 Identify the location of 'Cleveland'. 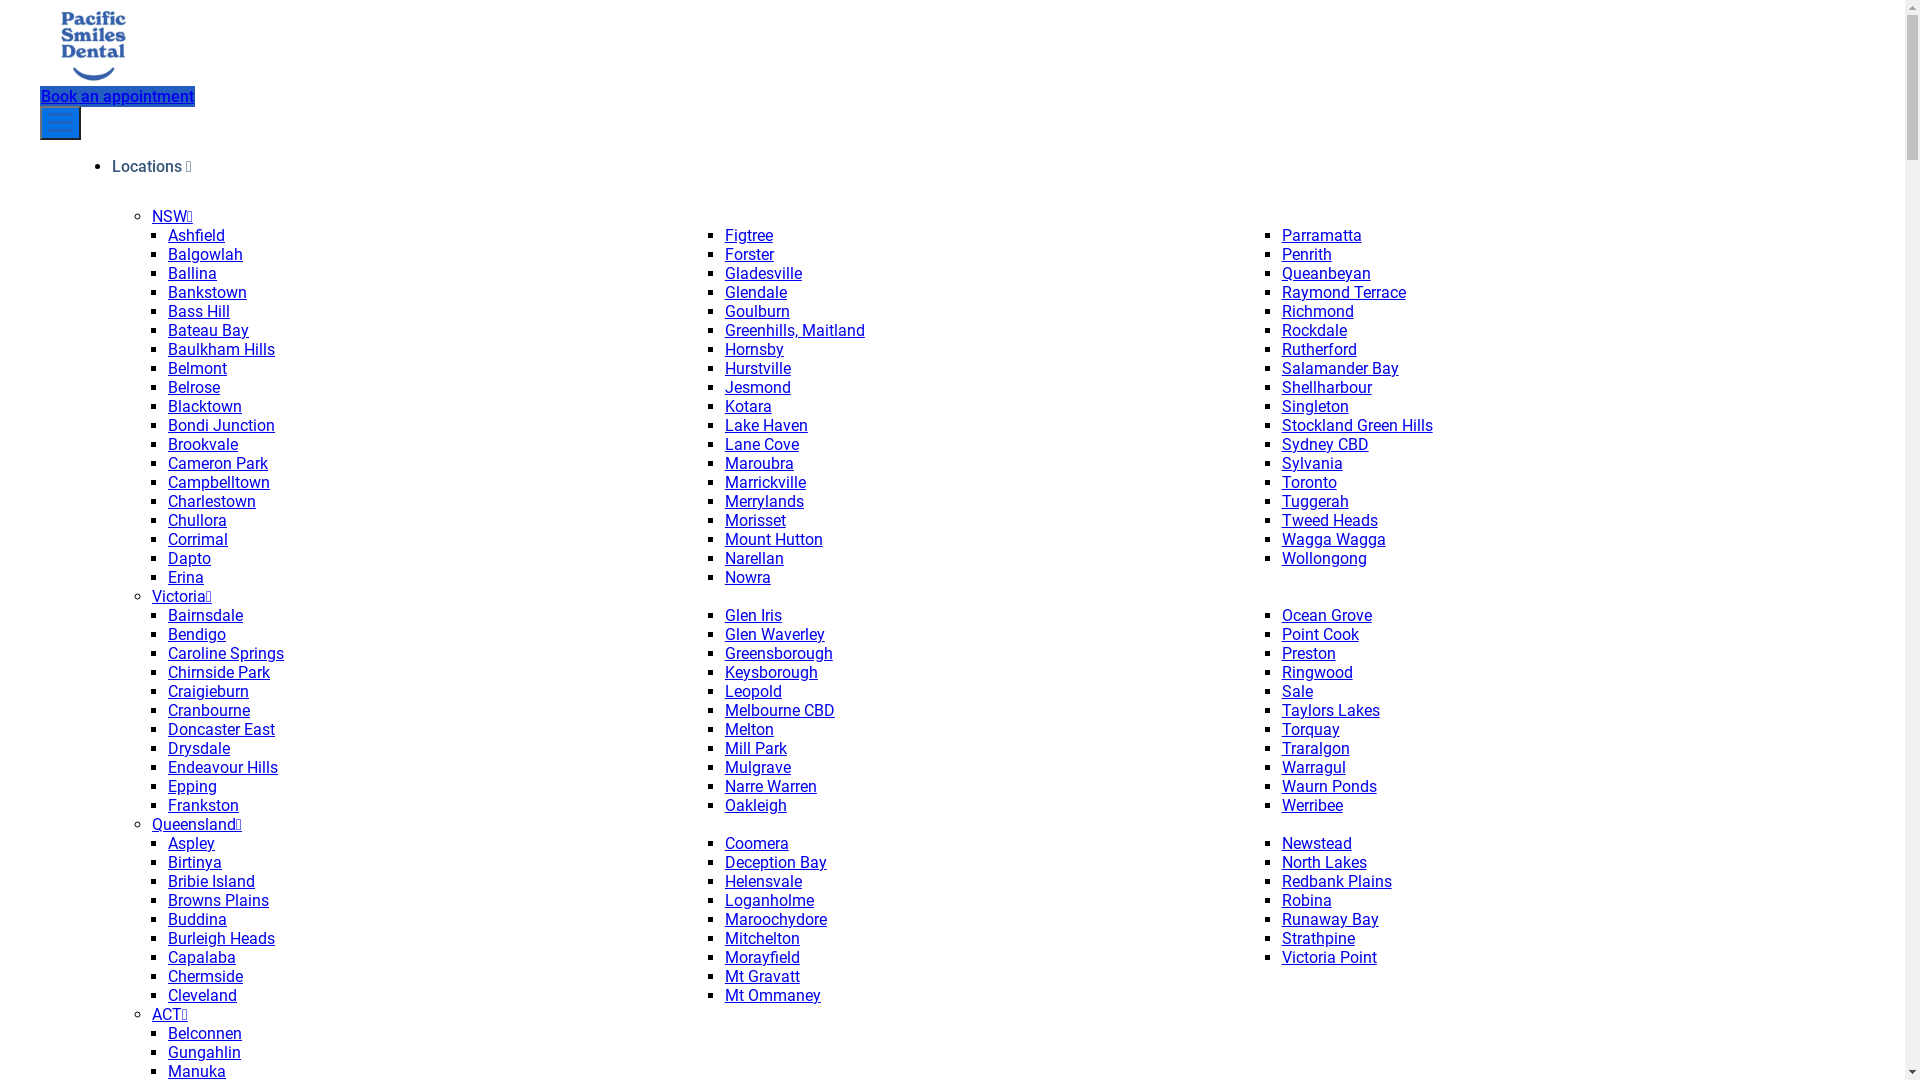
(202, 995).